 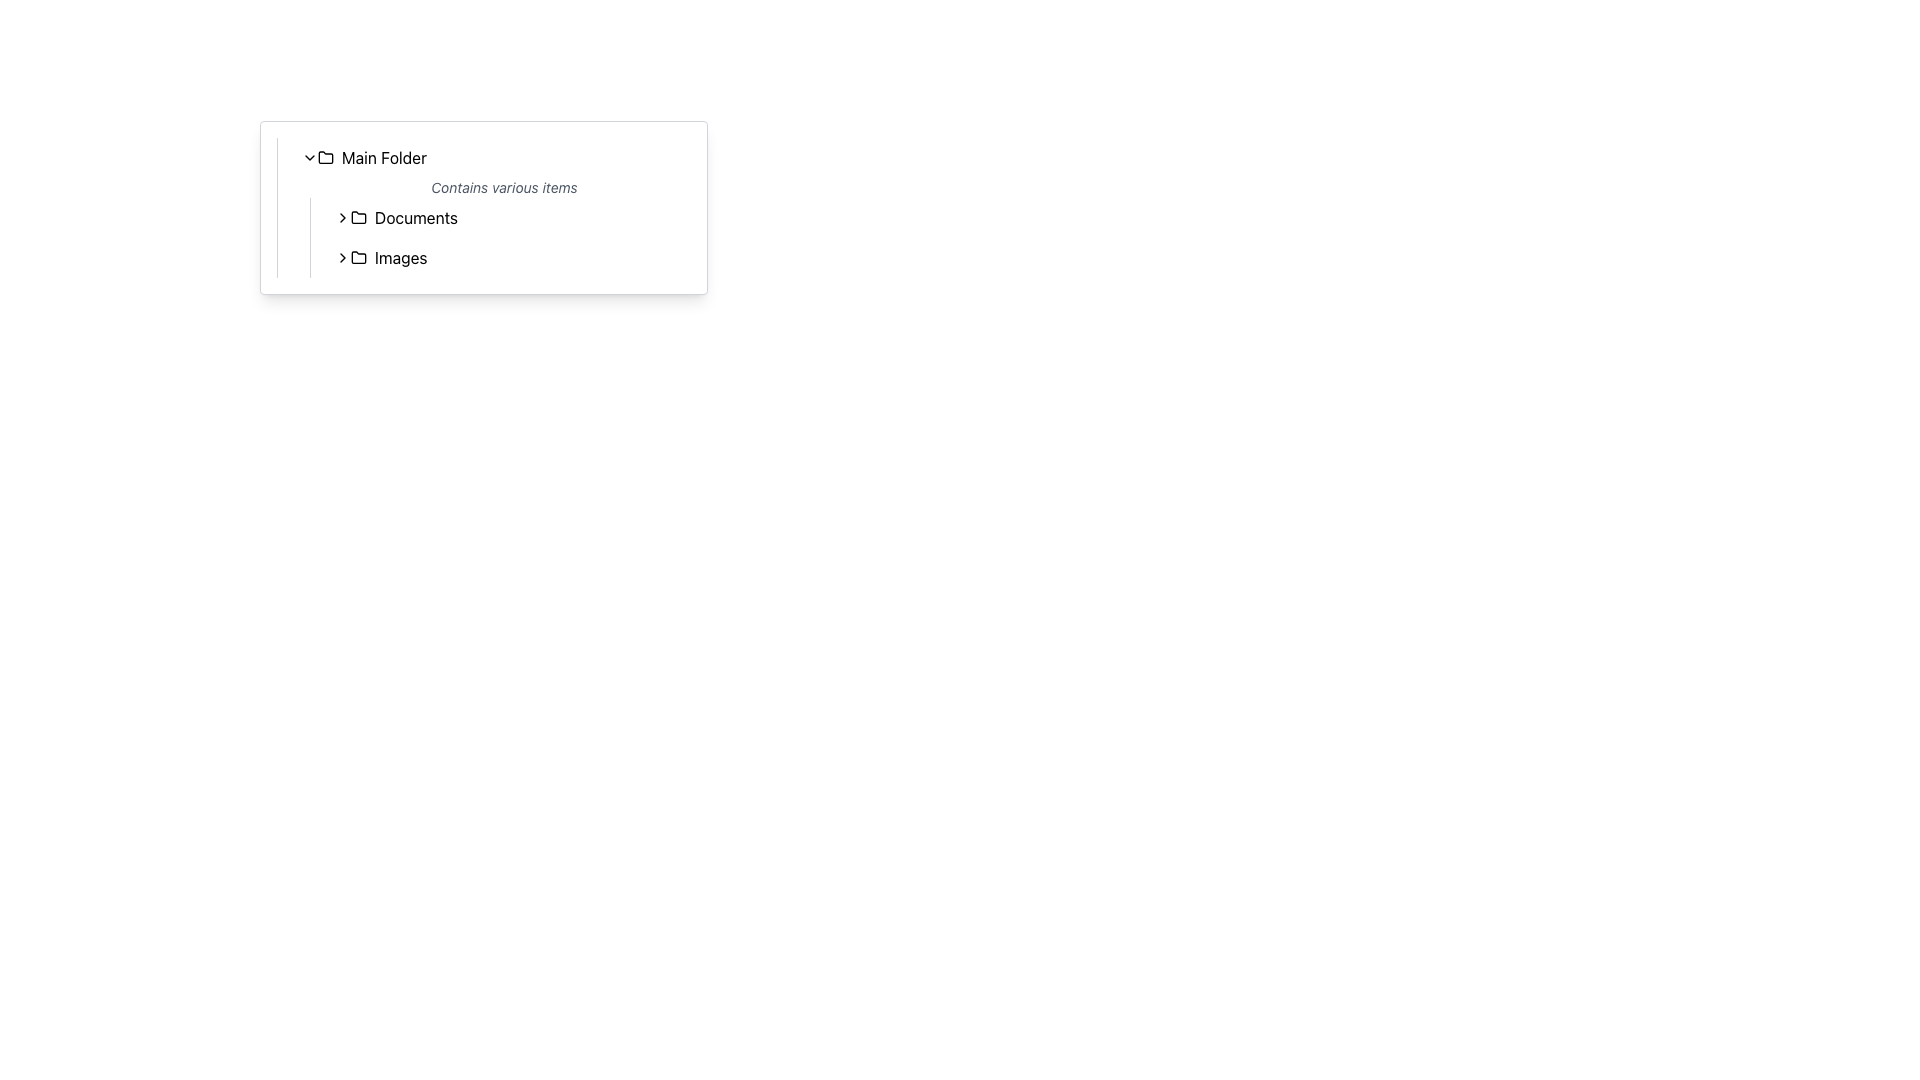 What do you see at coordinates (415, 218) in the screenshot?
I see `the 'Documents' text label, which is styled with a sans-serif font and positioned directly to the right of a folder icon in a list layout` at bounding box center [415, 218].